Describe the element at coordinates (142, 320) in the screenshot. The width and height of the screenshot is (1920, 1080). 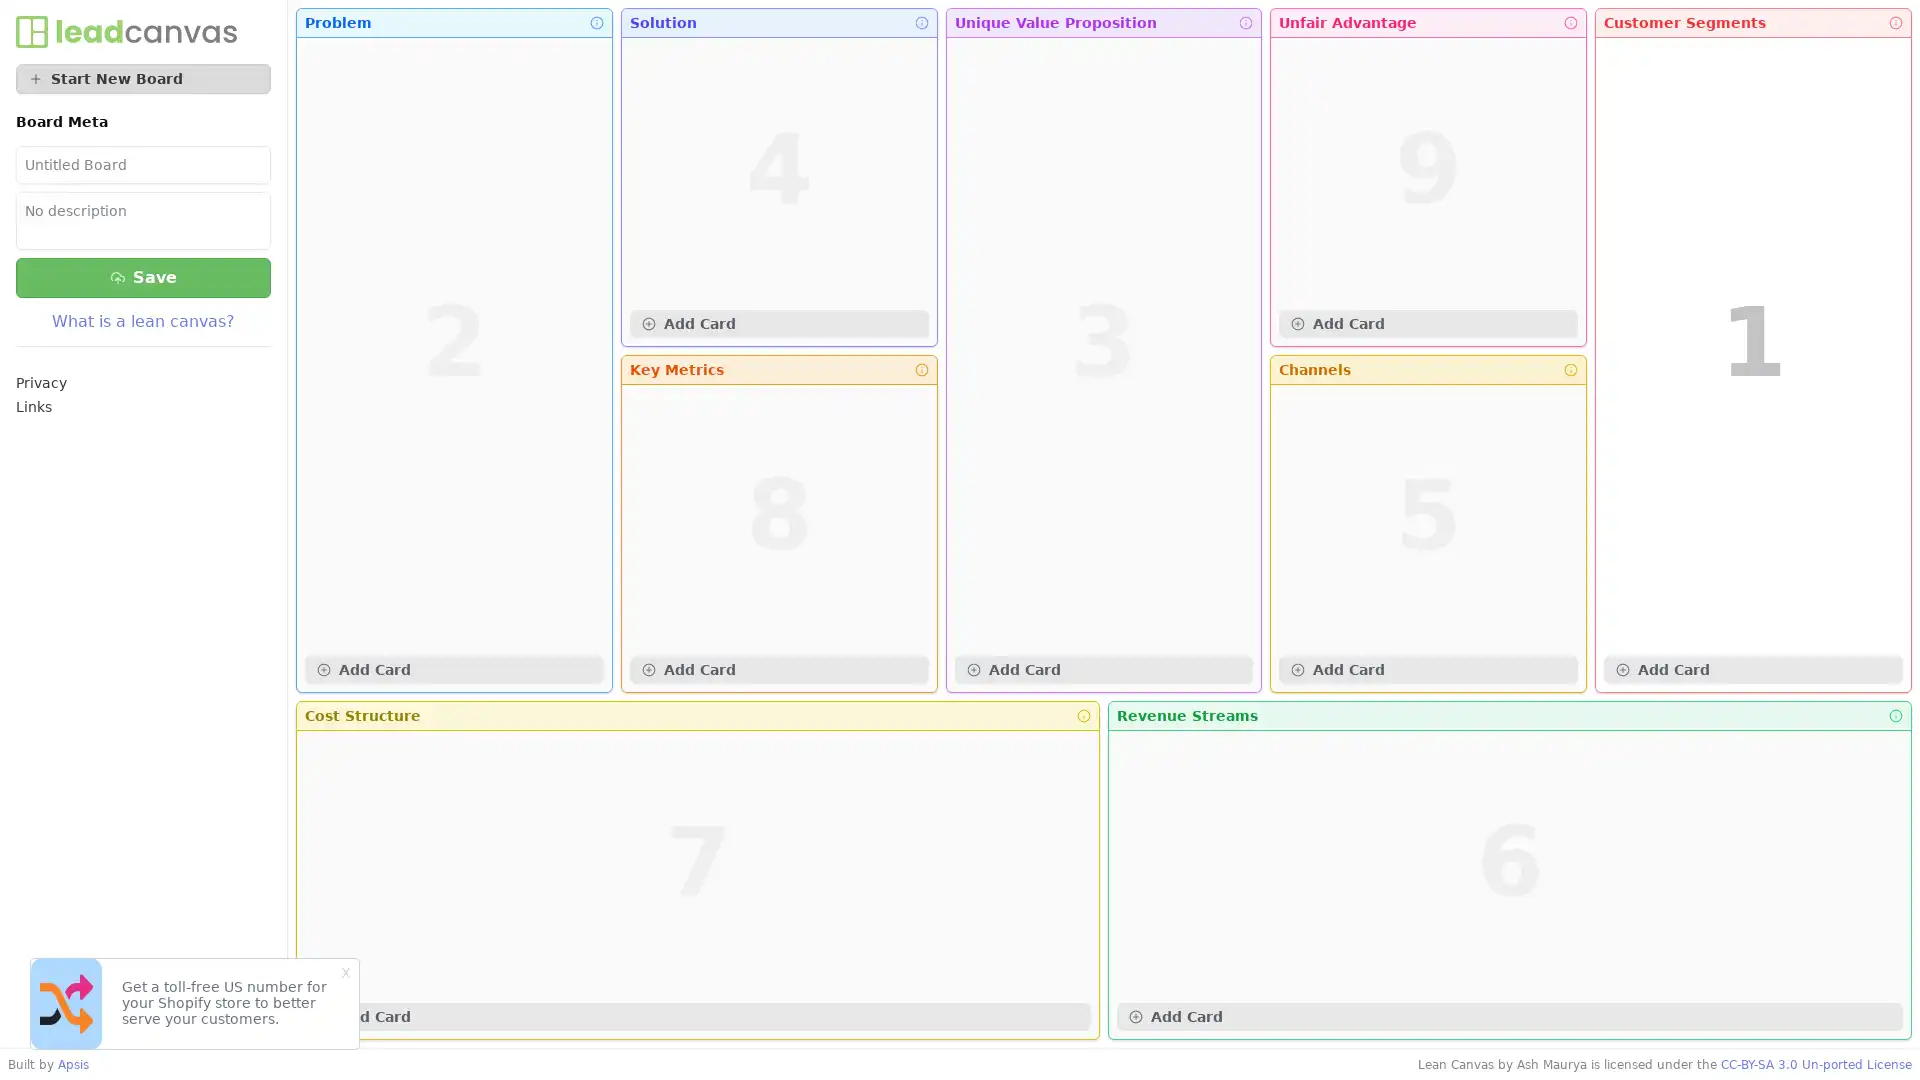
I see `What is a lean canvas?` at that location.